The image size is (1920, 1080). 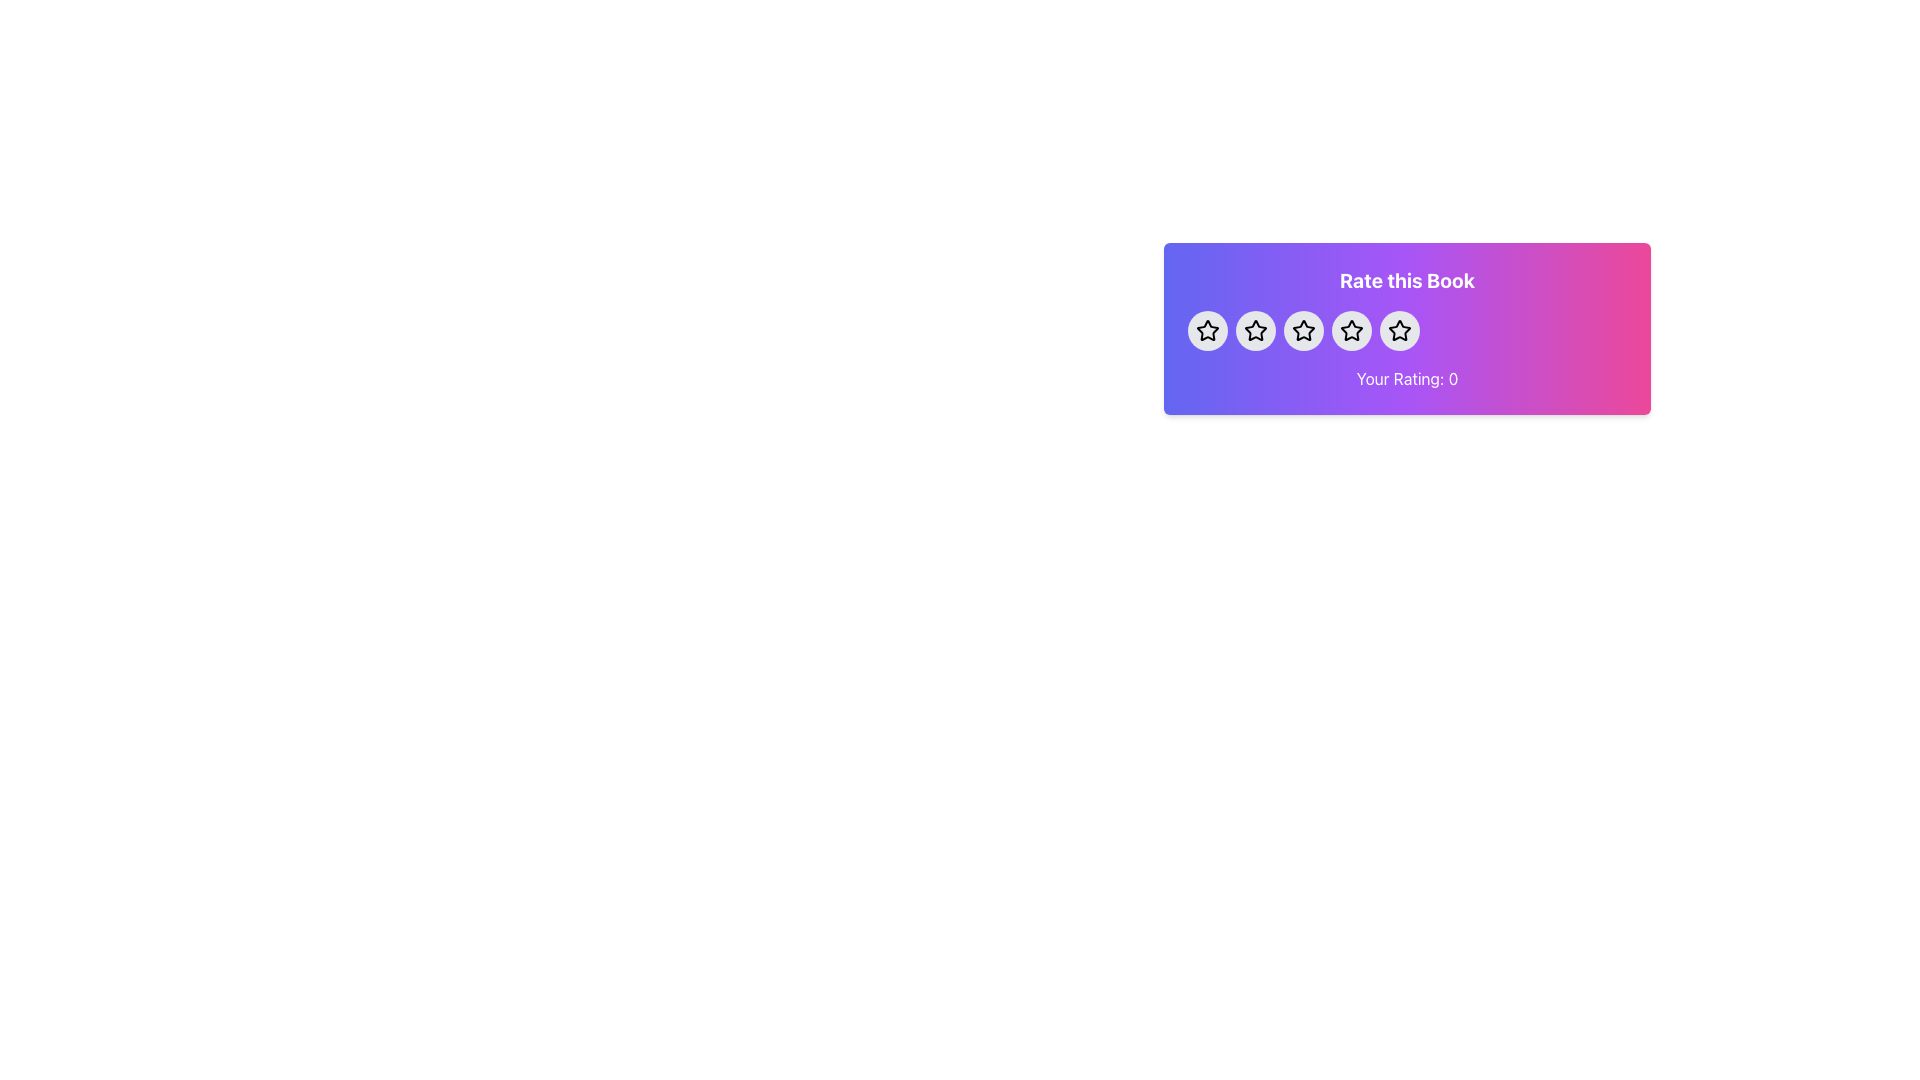 I want to click on the third star icon in the rating bar, so click(x=1304, y=330).